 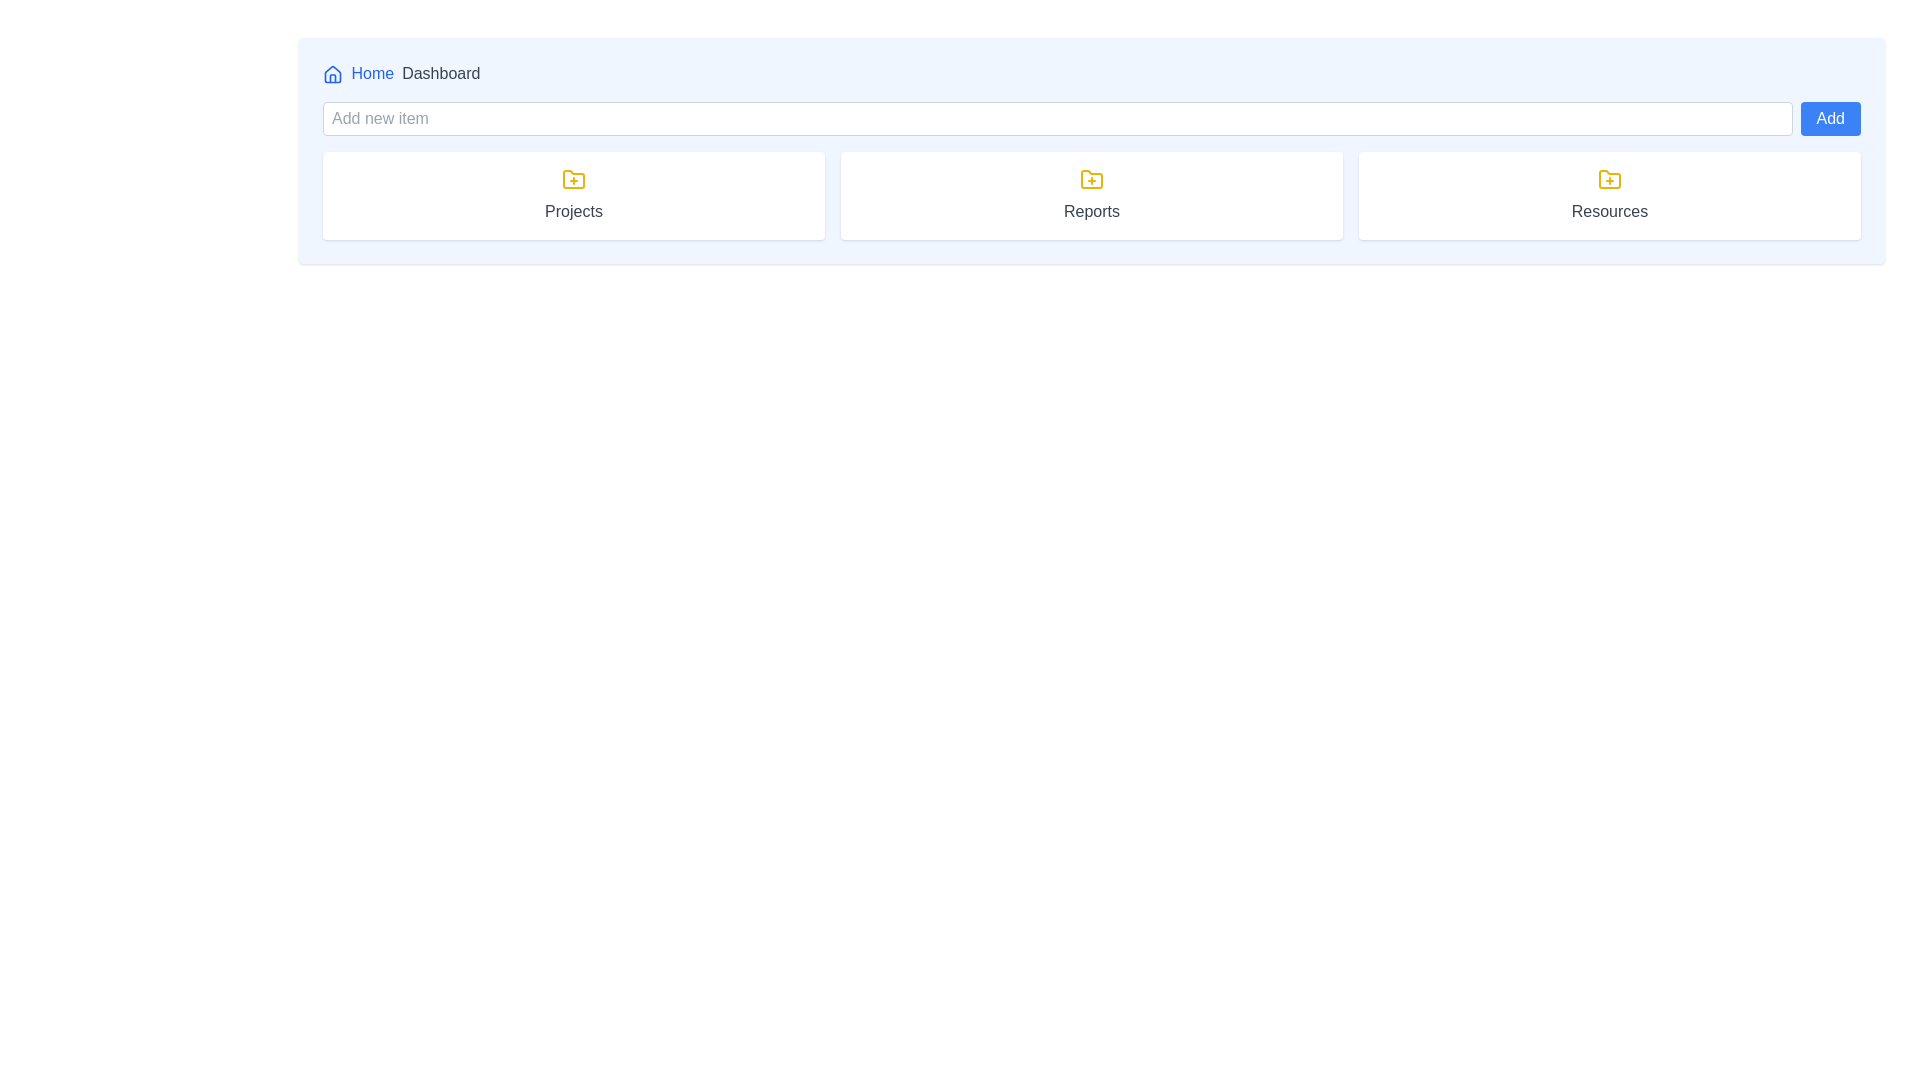 I want to click on the text label 'Reports' which is styled with a moderate gray color and is positioned below the yellow folder icon in the middle card among three horizontally aligned cards, so click(x=1090, y=212).